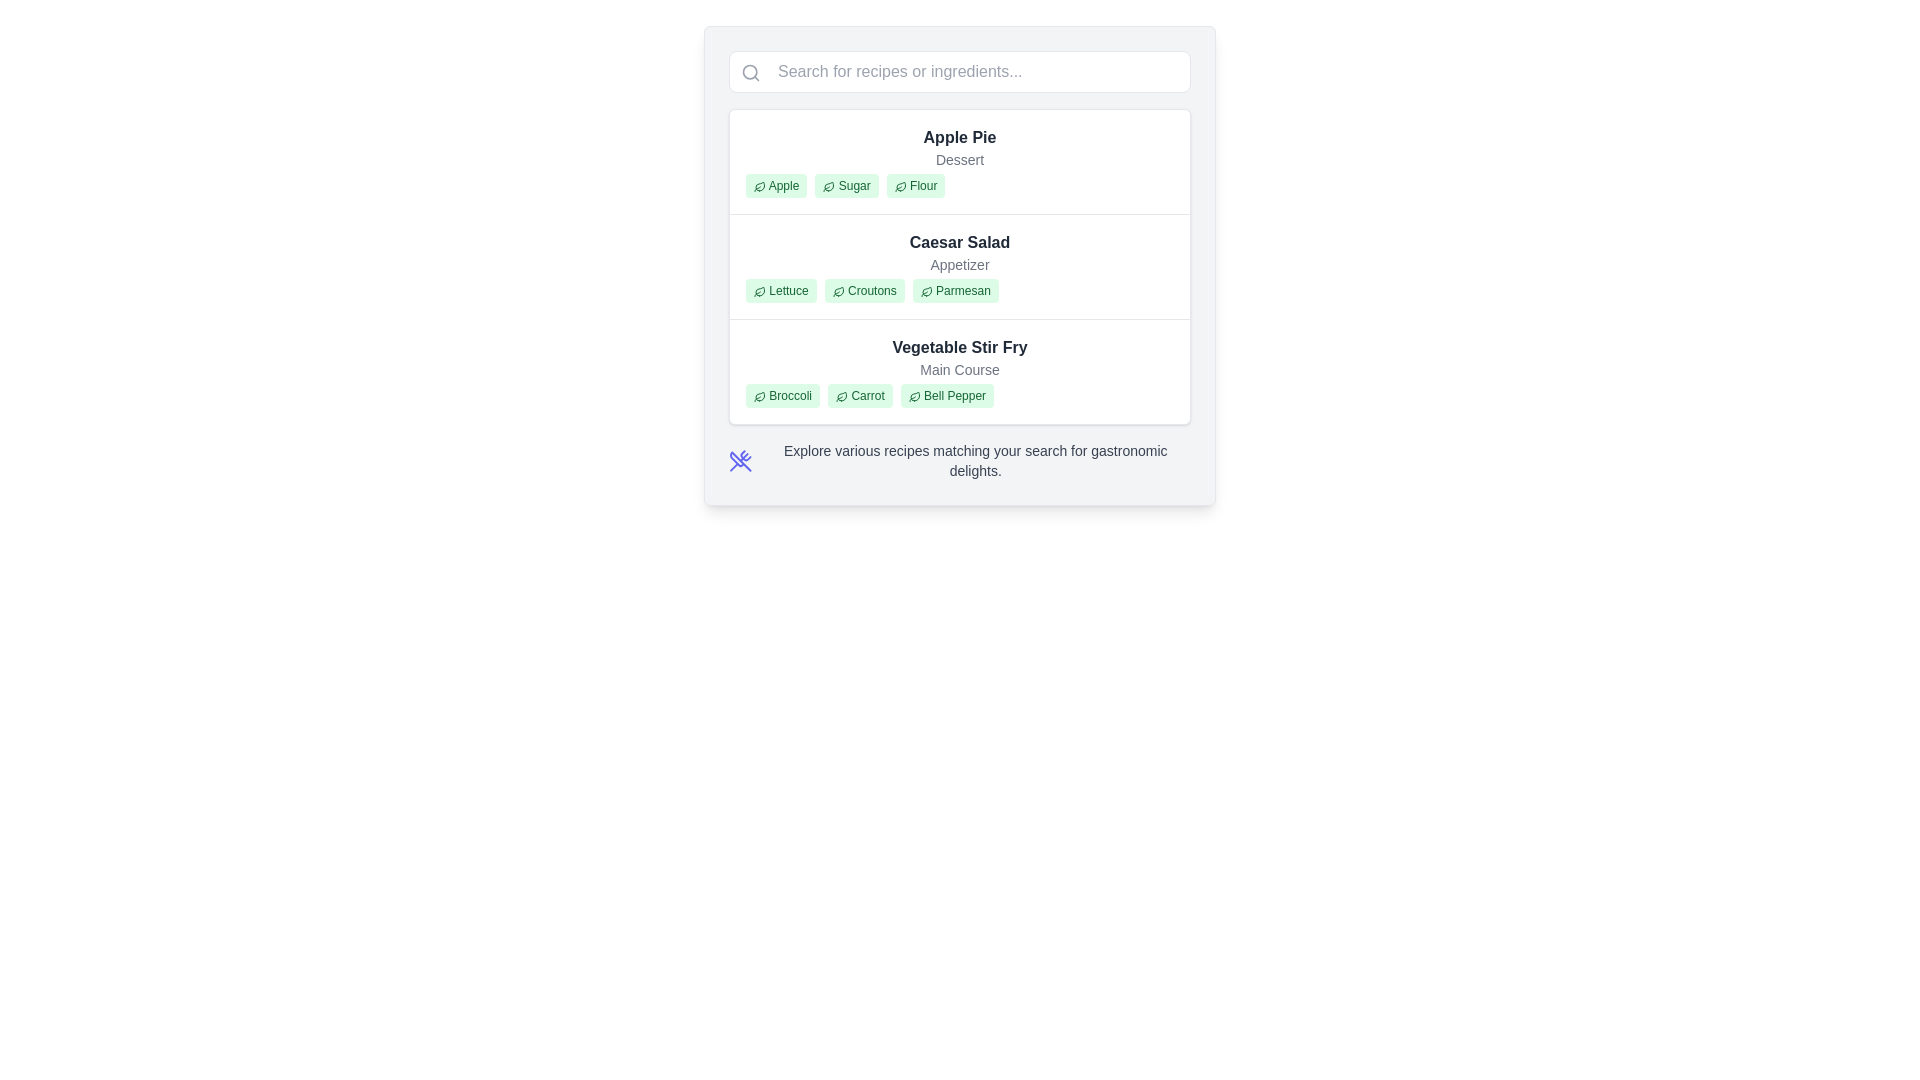 This screenshot has width=1920, height=1080. What do you see at coordinates (960, 242) in the screenshot?
I see `the title text 'Caesar Salad', which is the first item in the recipe list and serves as a quick identifier for users, positioned above the subtitle 'Appetizer'` at bounding box center [960, 242].